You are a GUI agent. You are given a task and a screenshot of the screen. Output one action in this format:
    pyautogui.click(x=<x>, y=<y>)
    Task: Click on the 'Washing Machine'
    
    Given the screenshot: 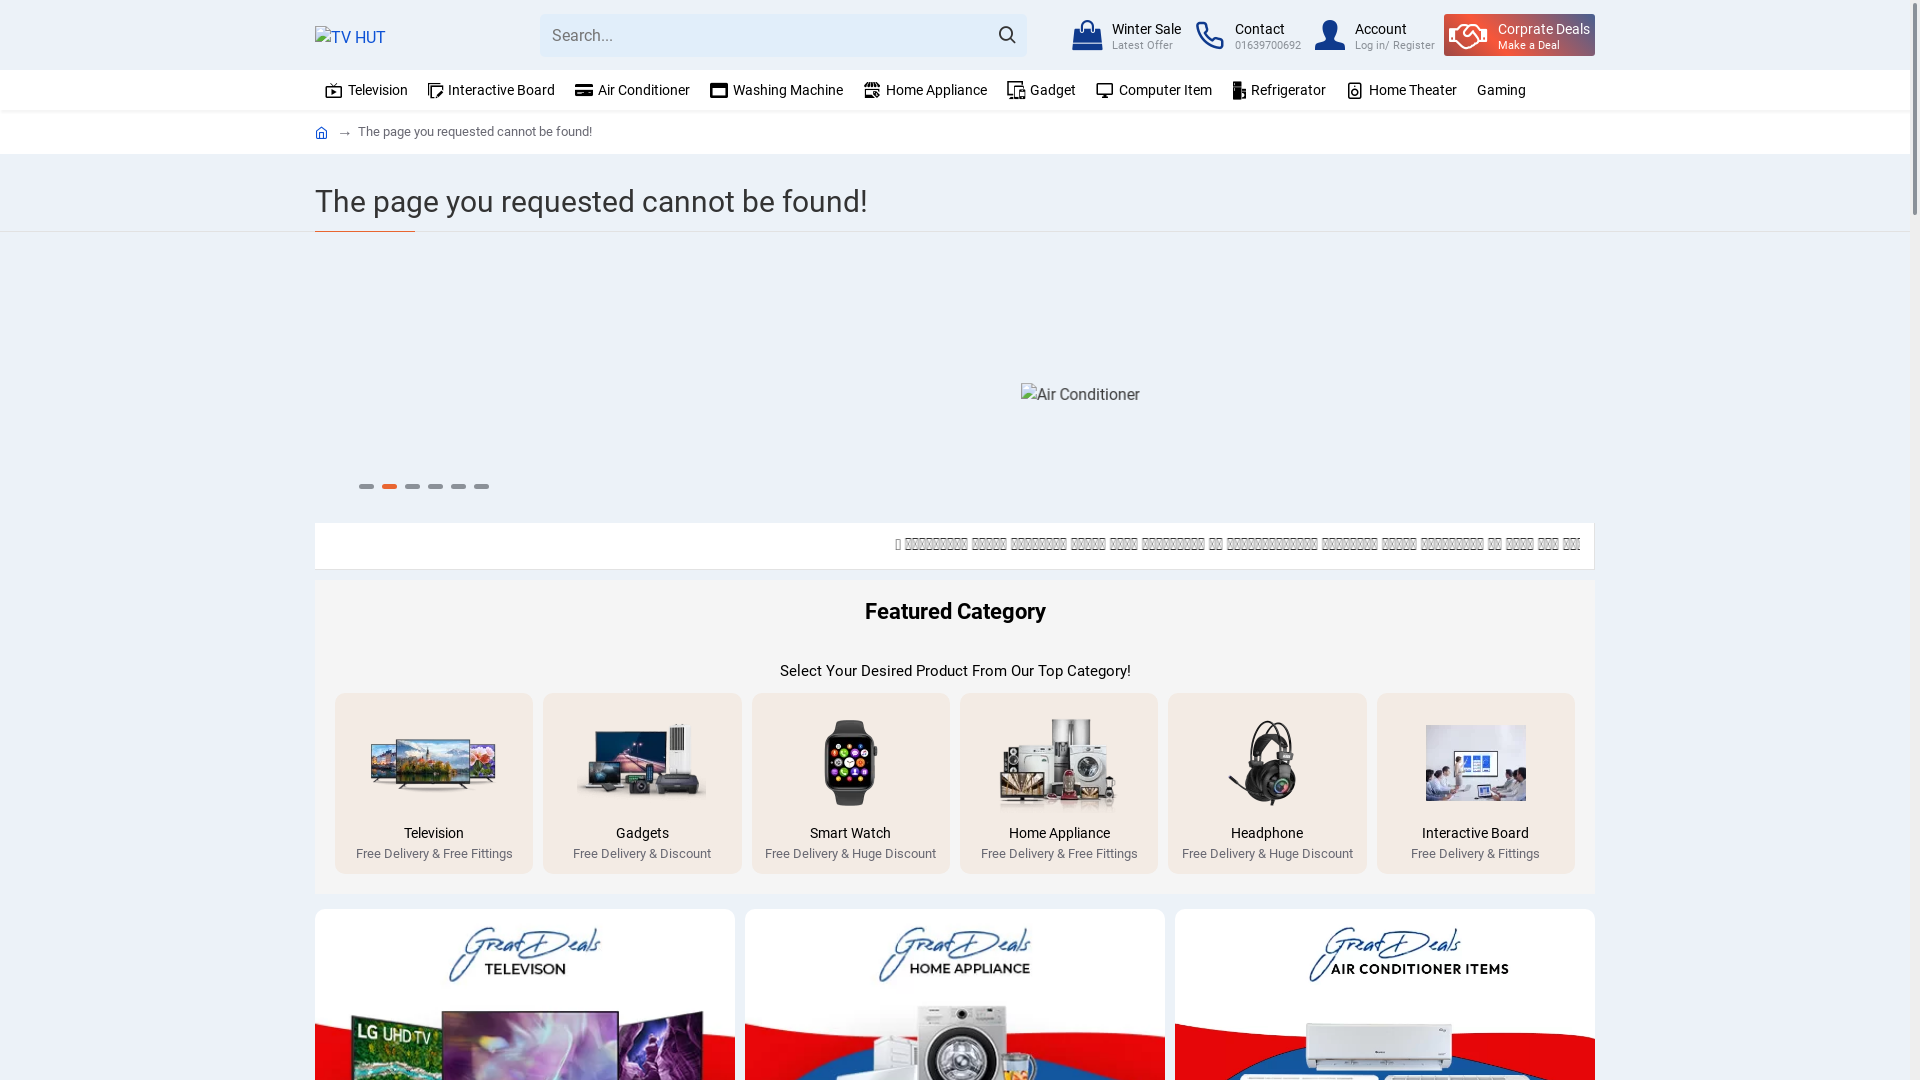 What is the action you would take?
    pyautogui.click(x=772, y=88)
    